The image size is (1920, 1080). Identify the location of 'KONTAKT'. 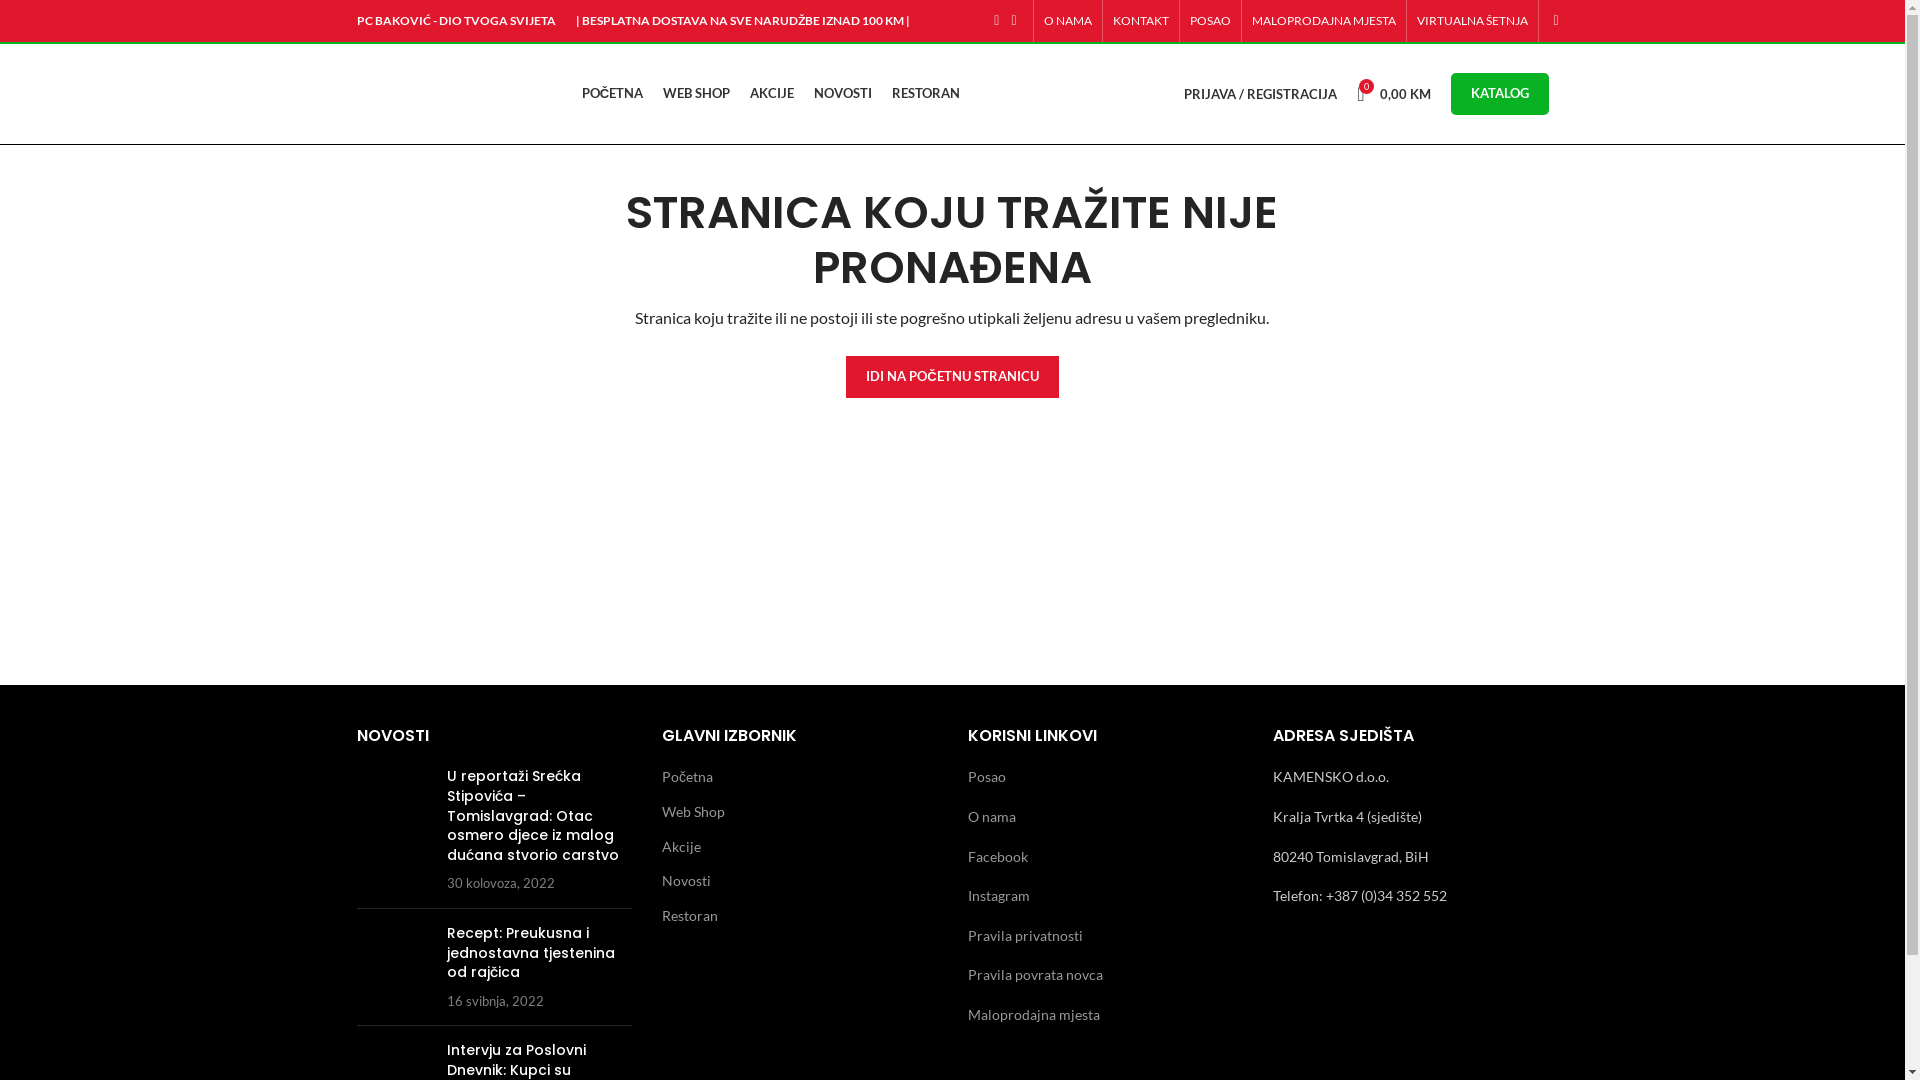
(1140, 20).